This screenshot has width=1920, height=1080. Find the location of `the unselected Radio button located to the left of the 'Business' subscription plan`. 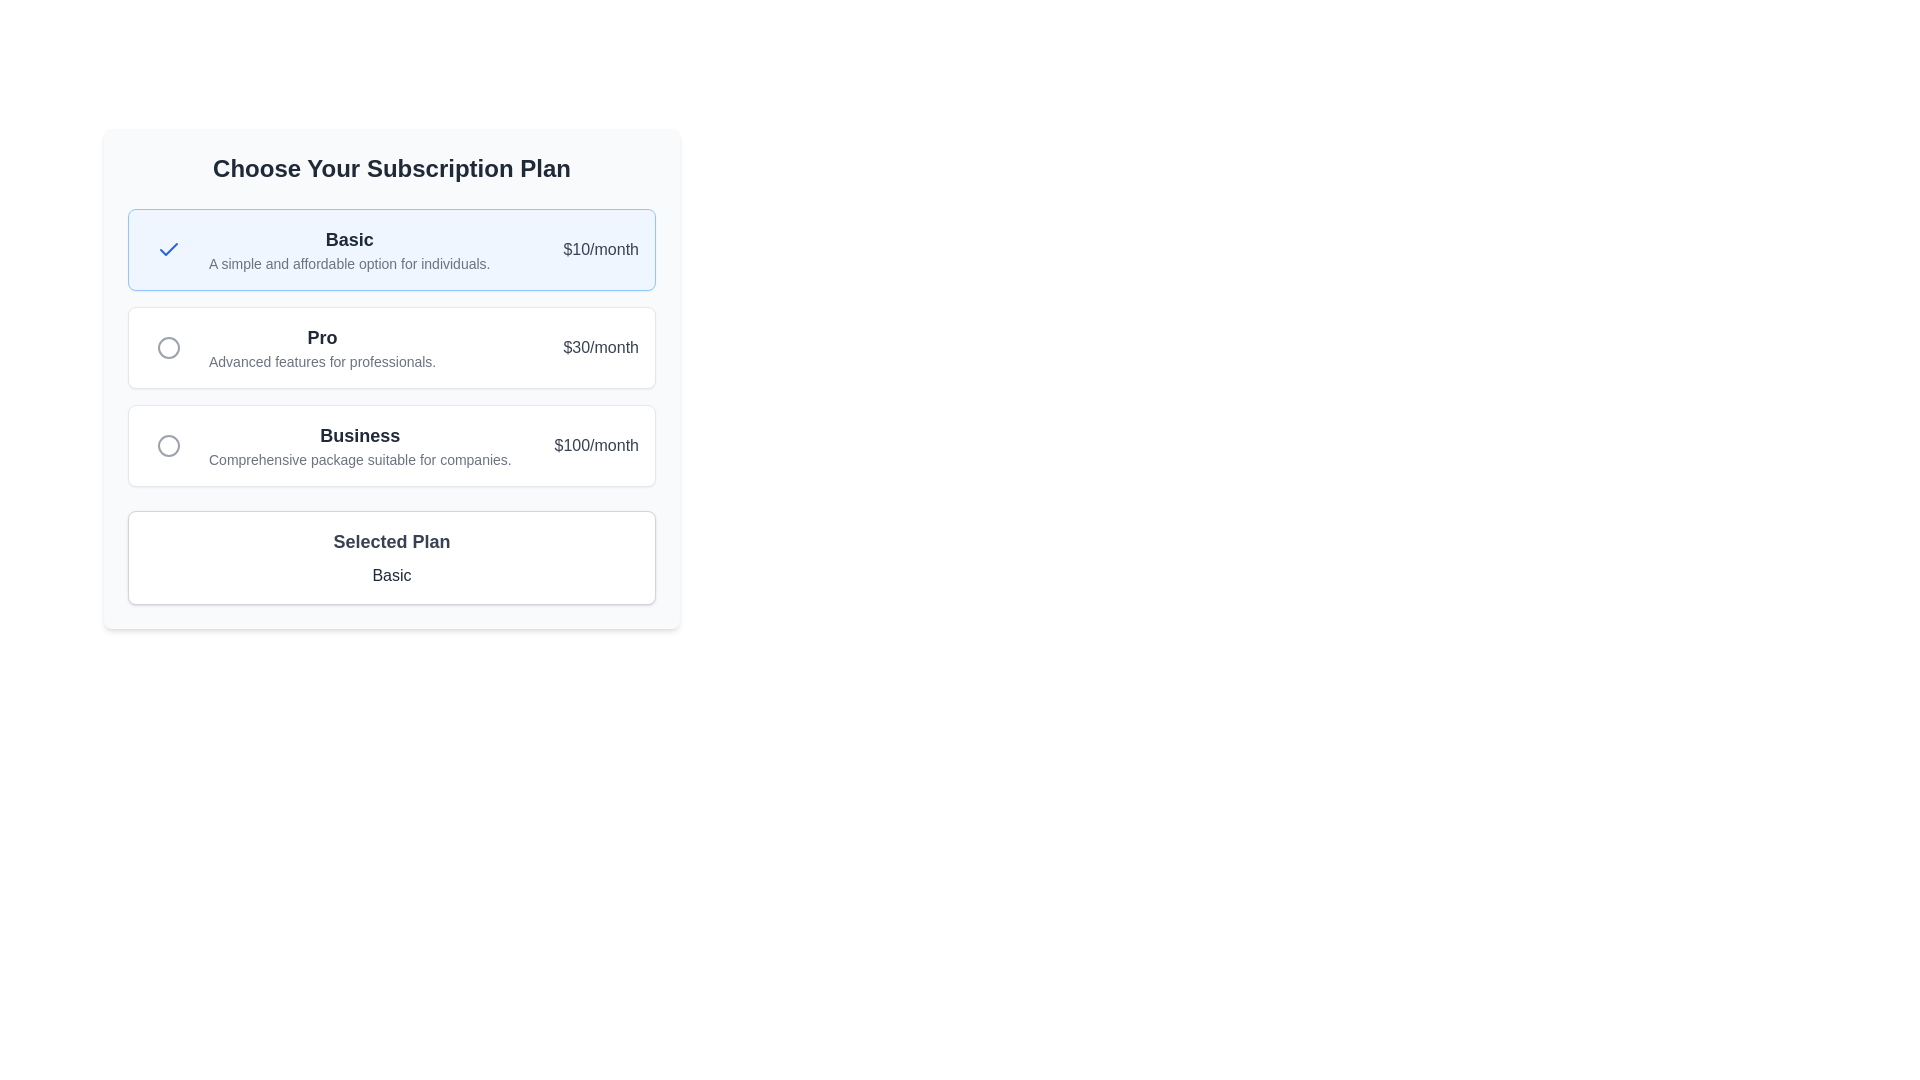

the unselected Radio button located to the left of the 'Business' subscription plan is located at coordinates (168, 445).